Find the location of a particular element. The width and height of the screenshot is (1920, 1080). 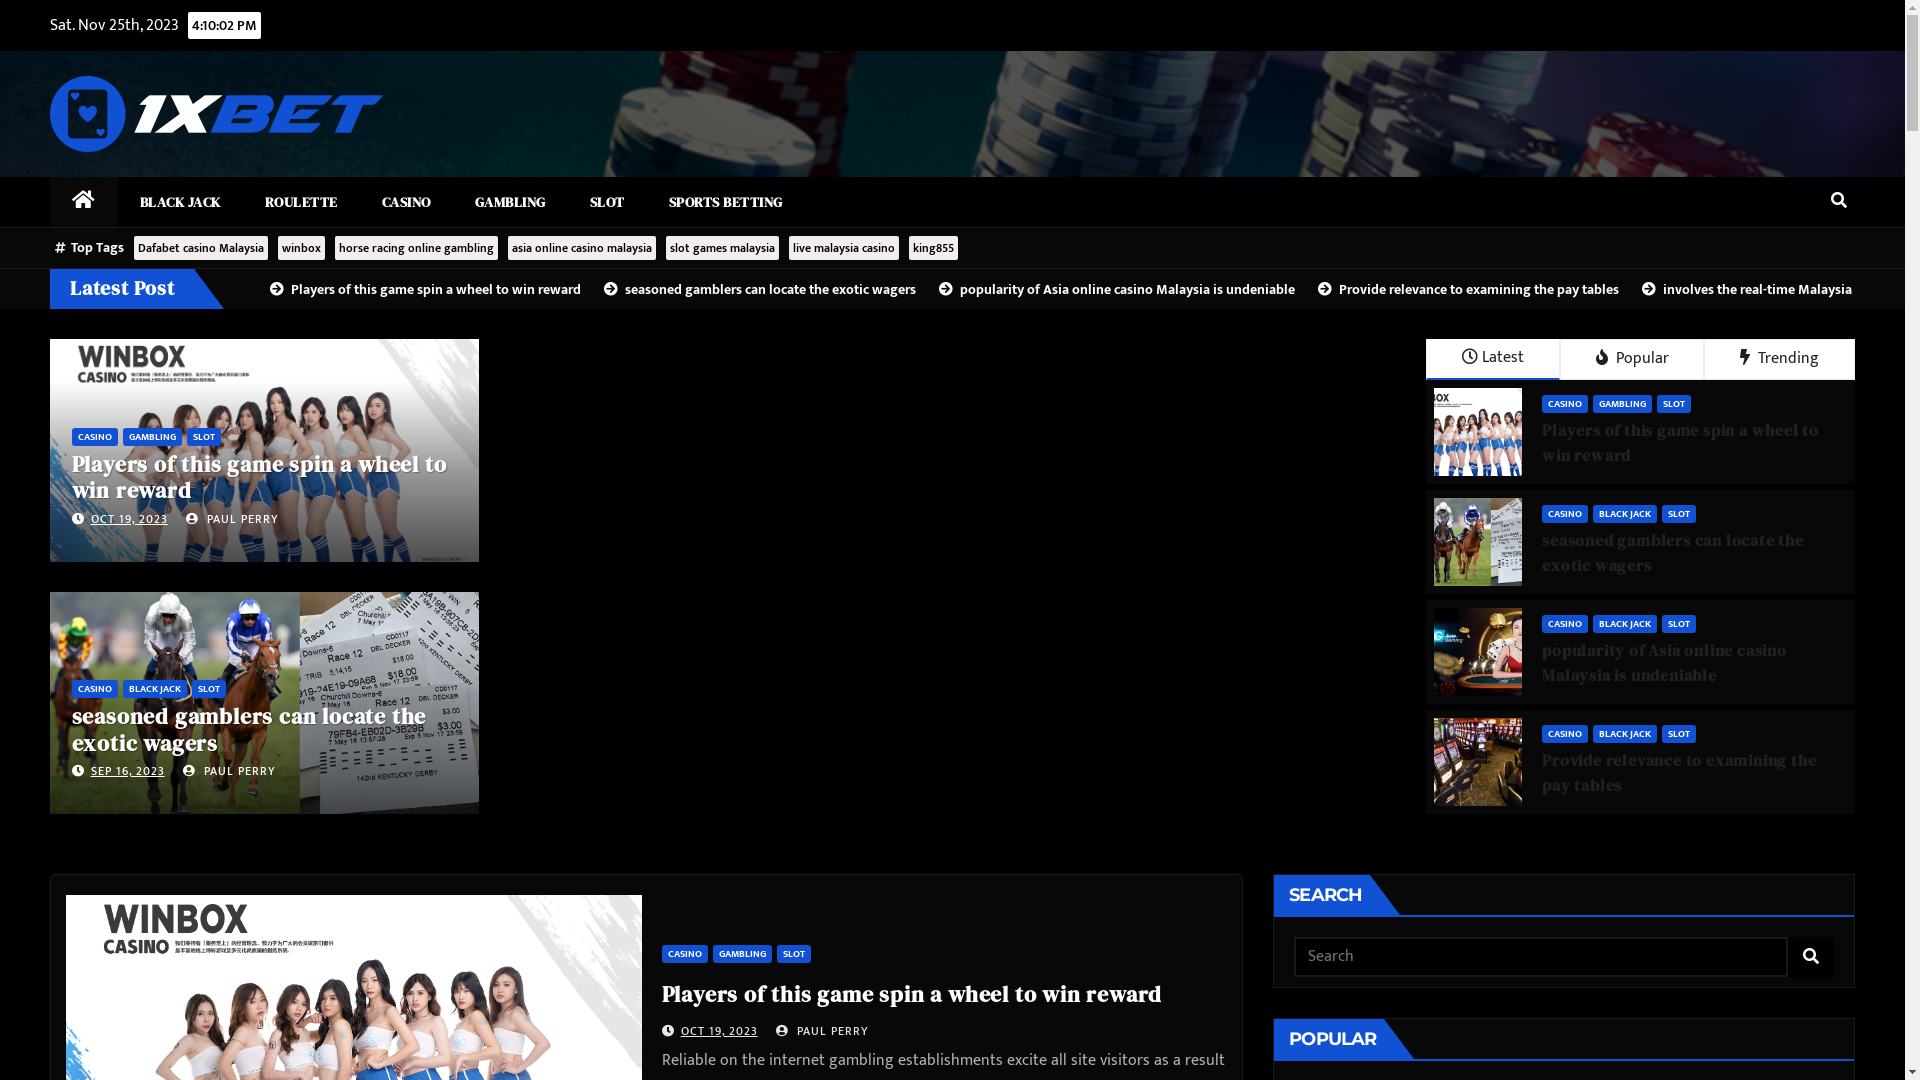

'Provide relevance to examining the pay tables' is located at coordinates (1459, 289).